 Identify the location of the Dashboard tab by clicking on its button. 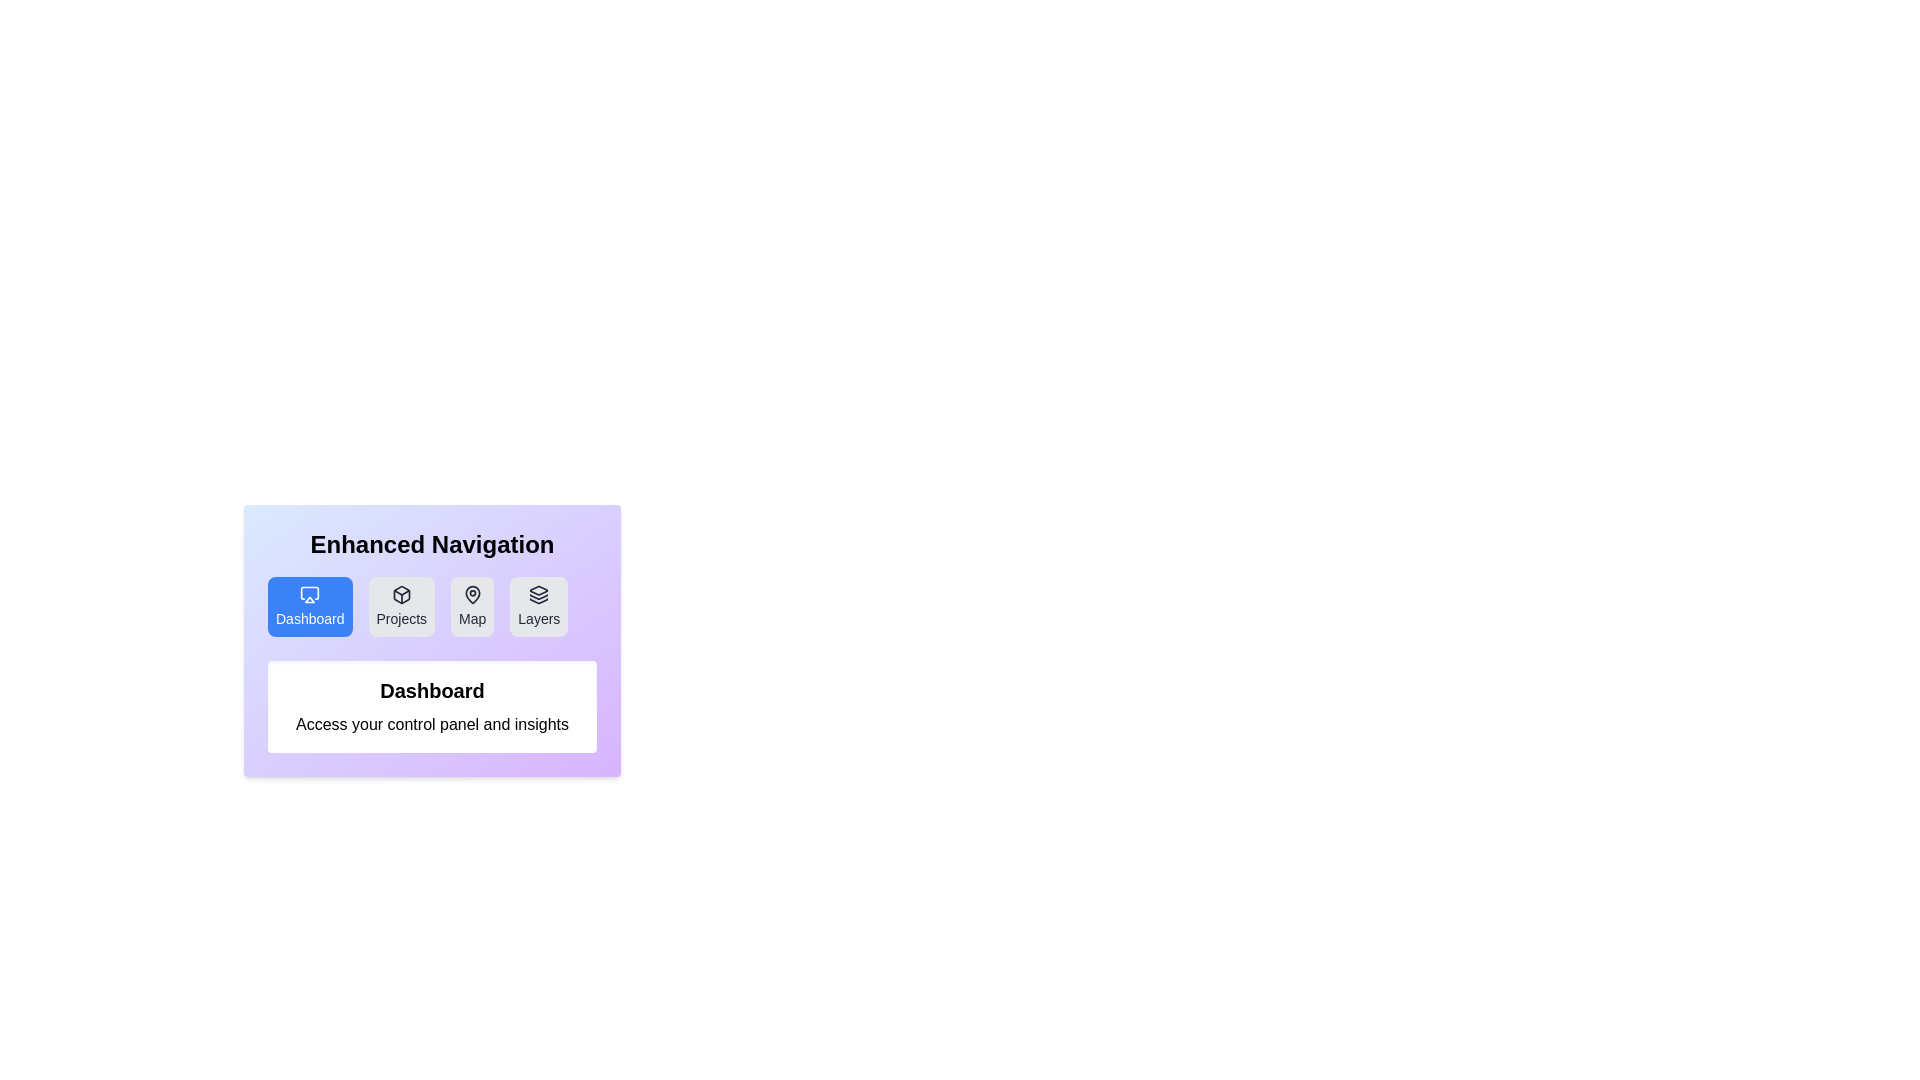
(309, 605).